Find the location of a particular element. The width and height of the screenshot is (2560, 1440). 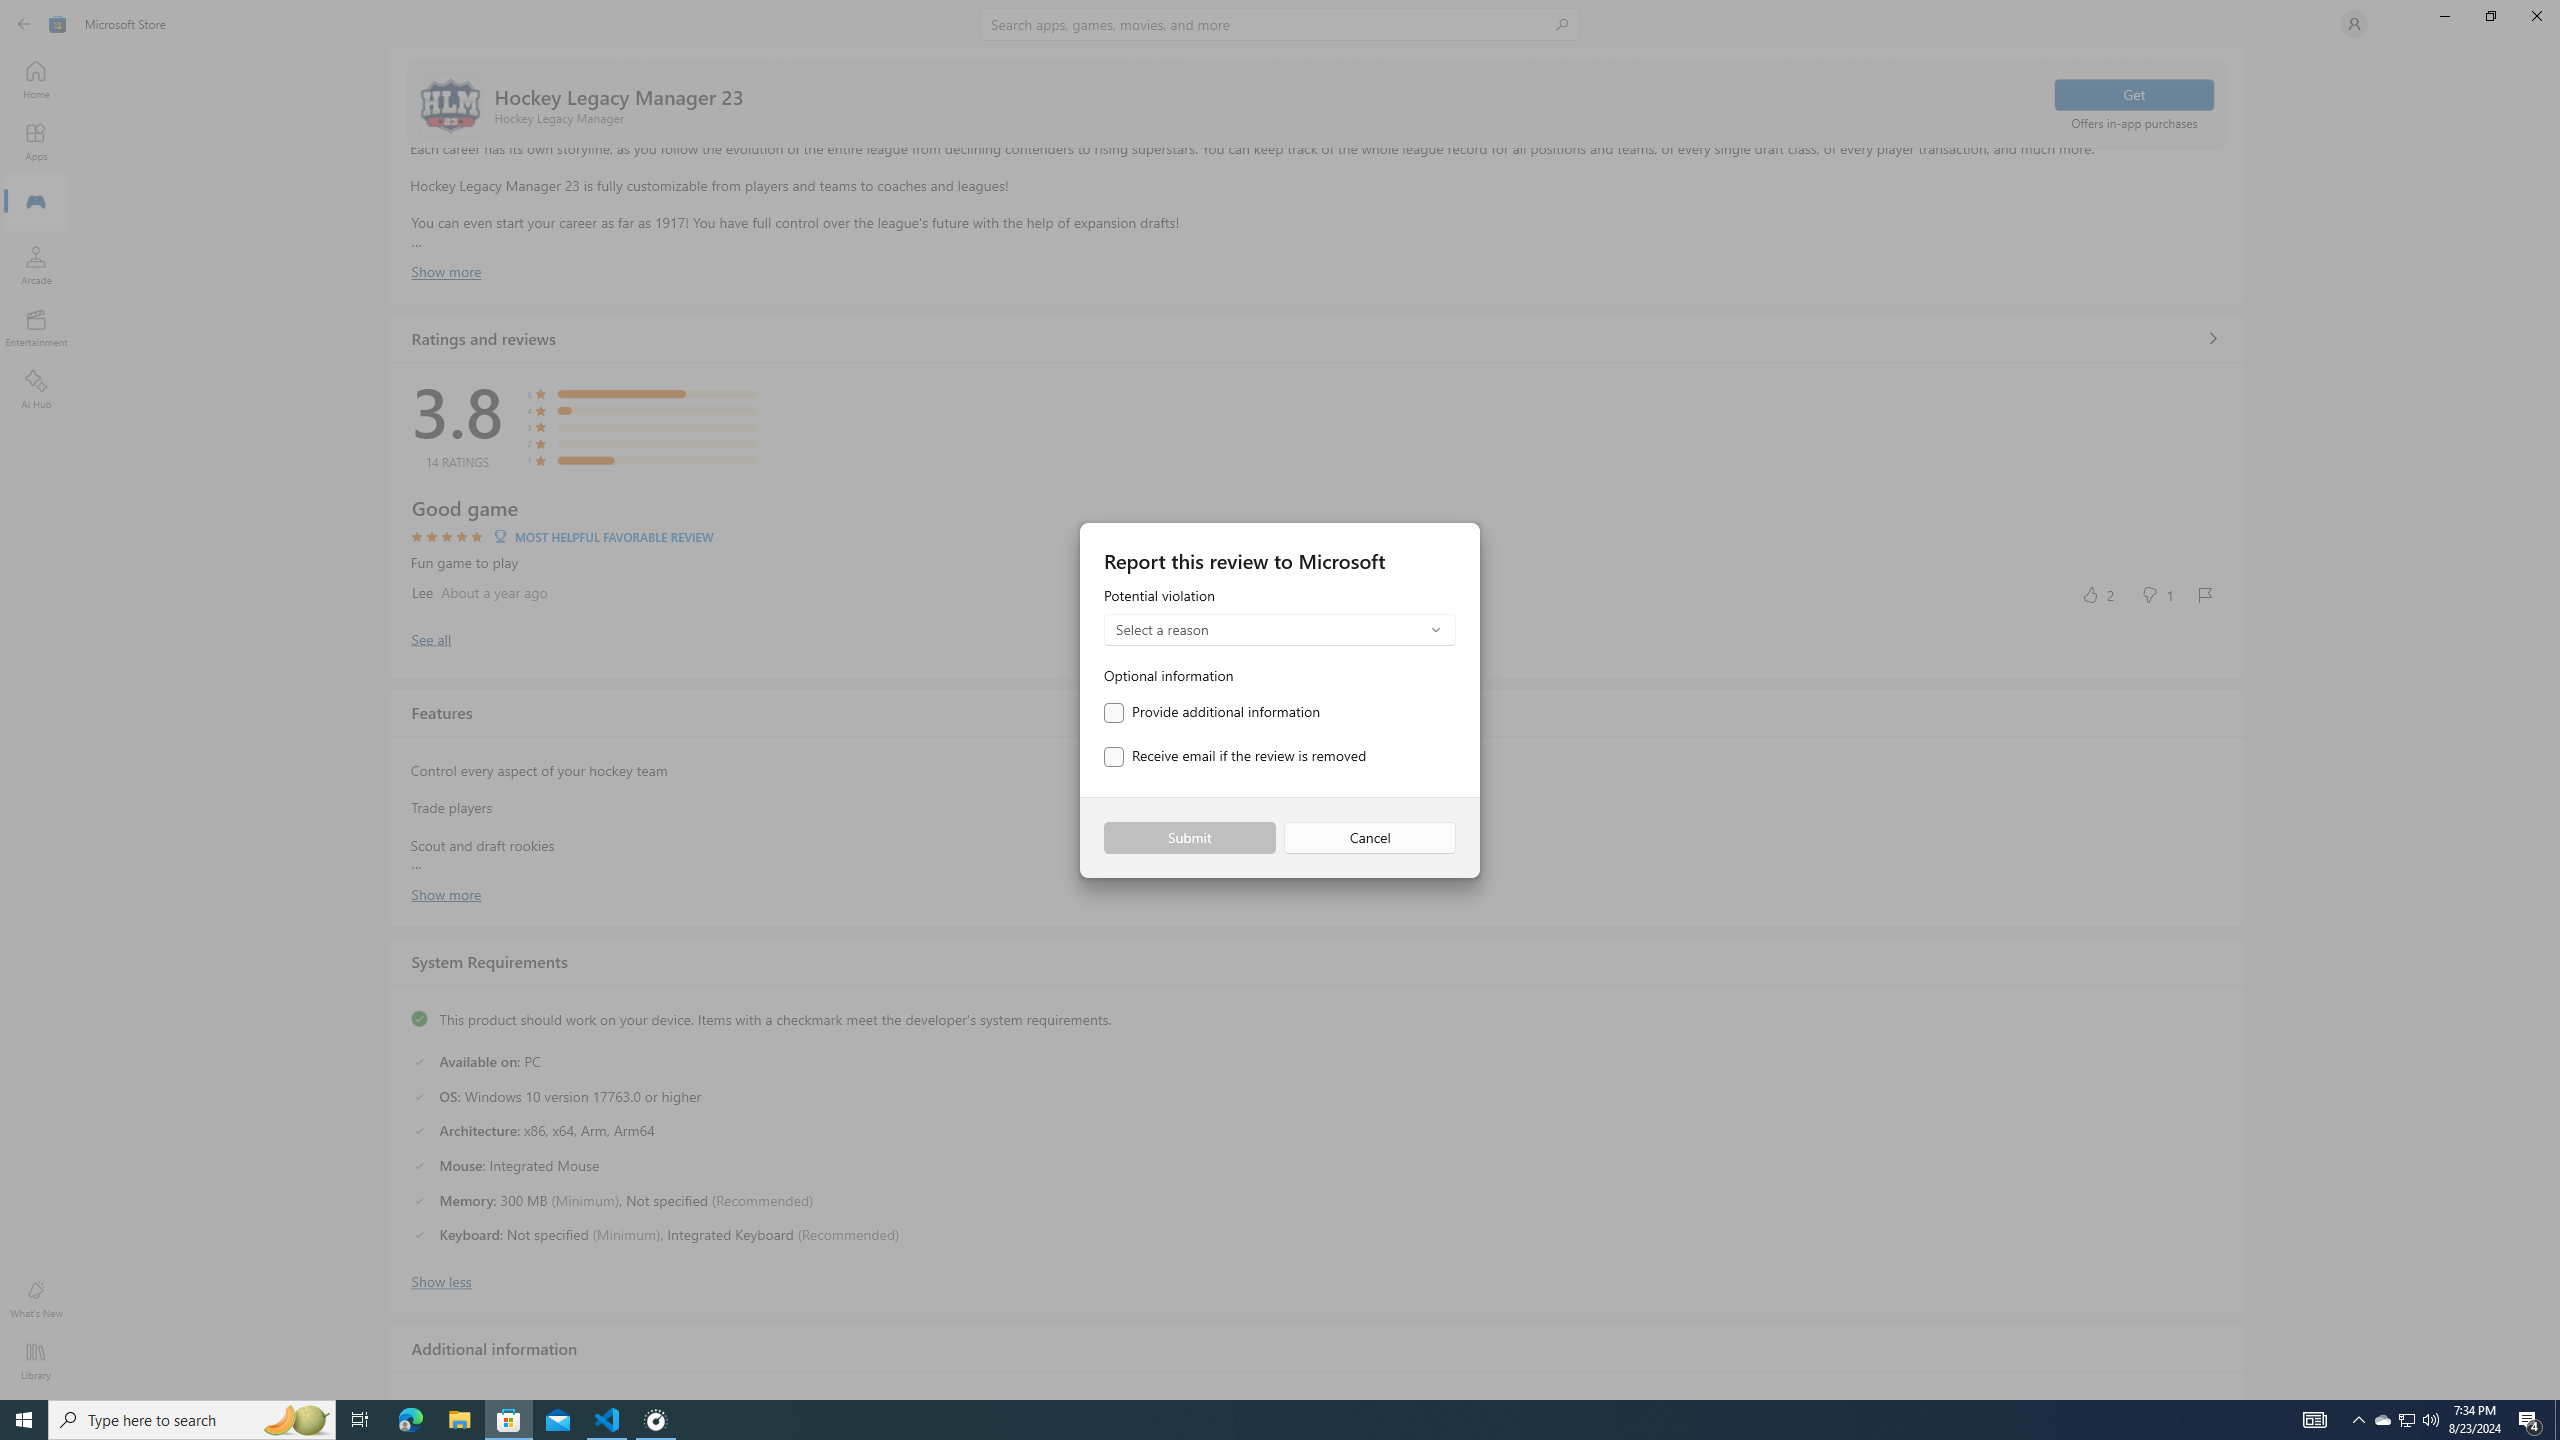

'Cancel' is located at coordinates (1369, 838).